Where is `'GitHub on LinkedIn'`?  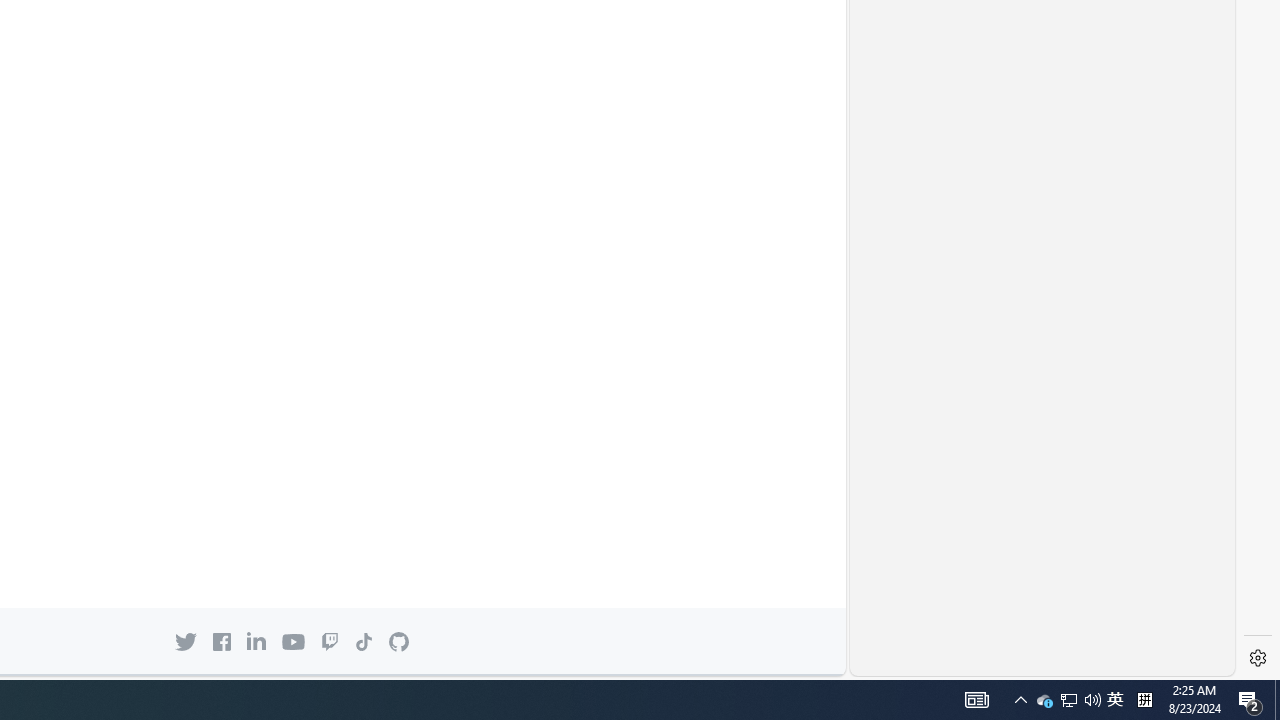
'GitHub on LinkedIn' is located at coordinates (255, 641).